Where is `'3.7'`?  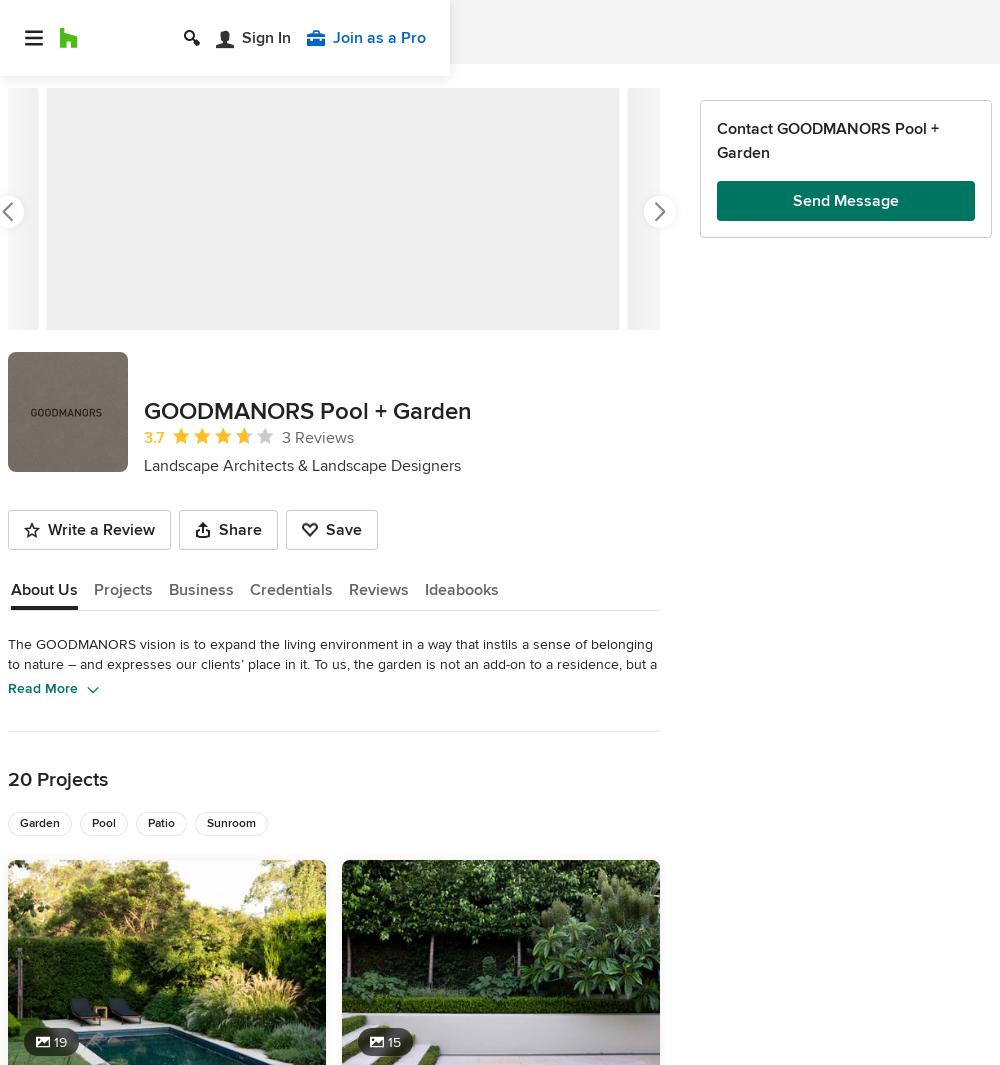
'3.7' is located at coordinates (154, 437).